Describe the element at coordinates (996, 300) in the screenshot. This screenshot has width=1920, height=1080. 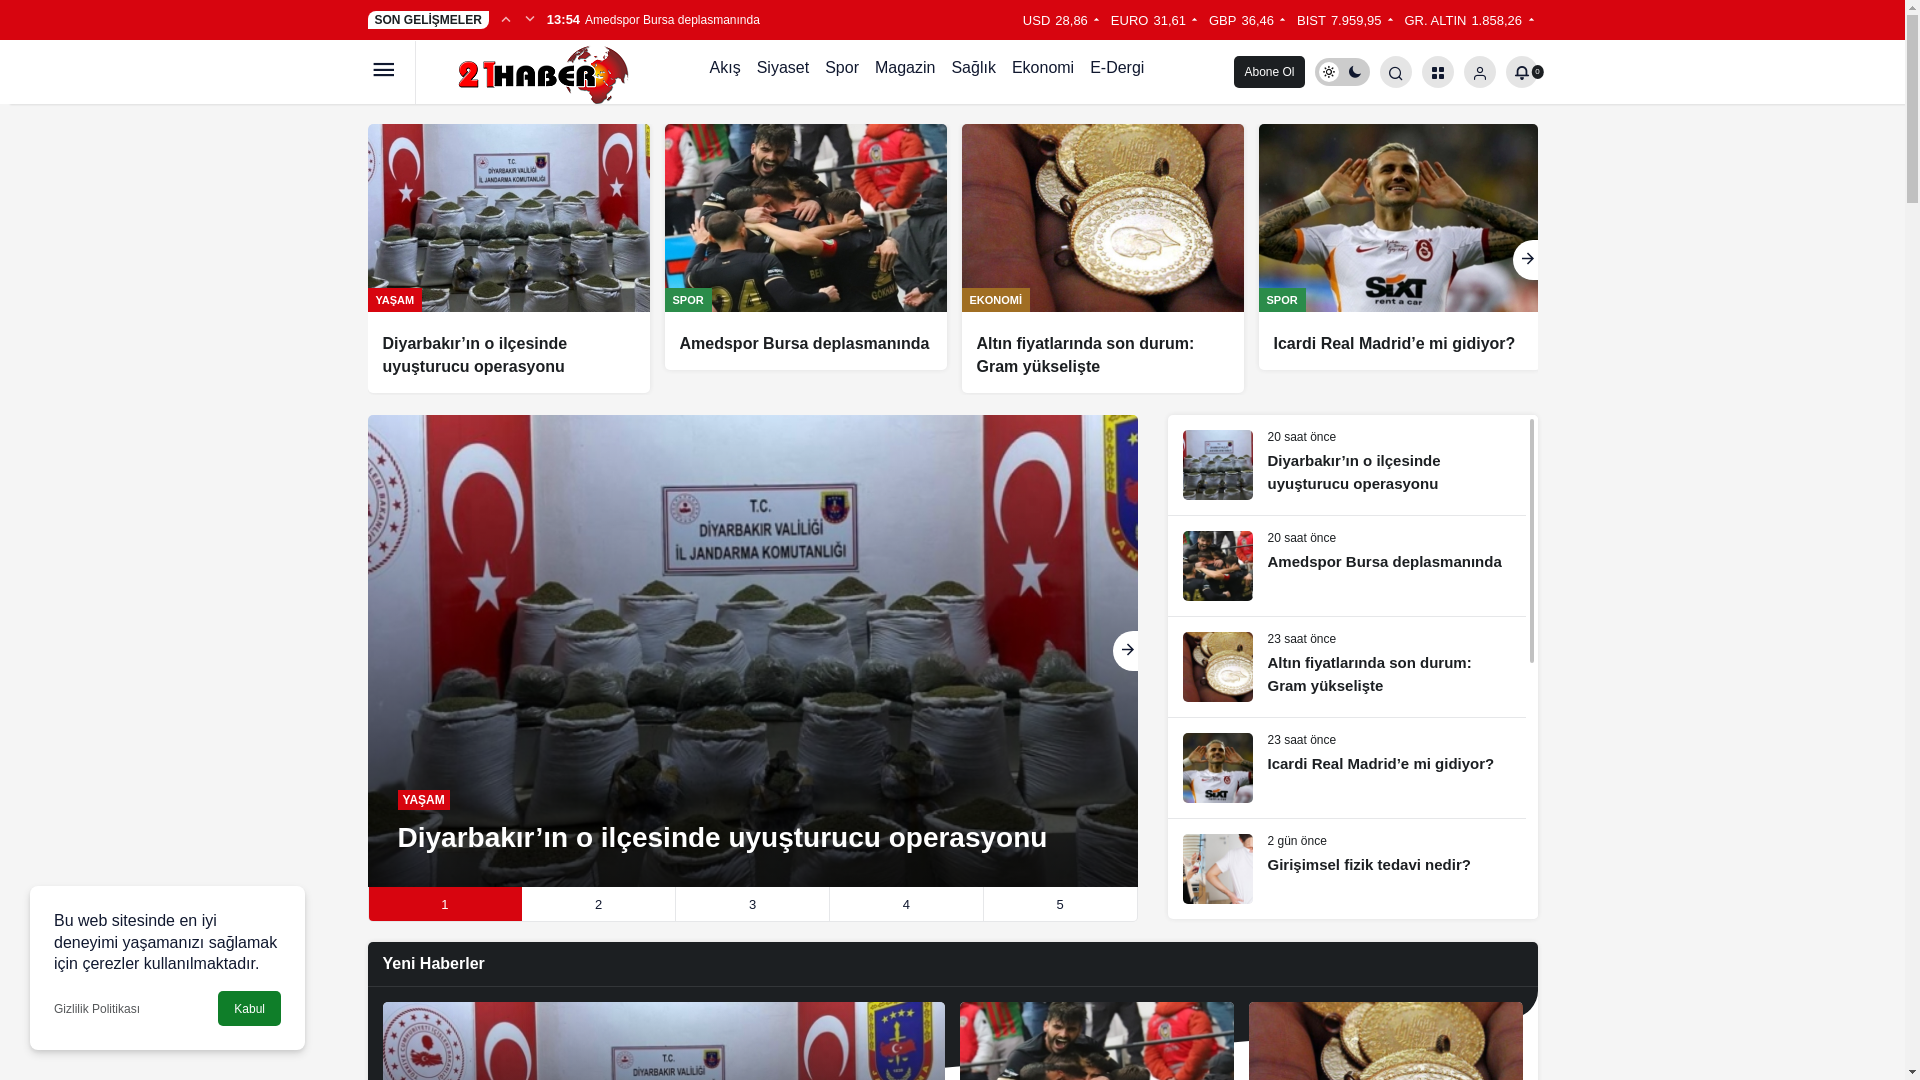
I see `'EKONOMI'` at that location.